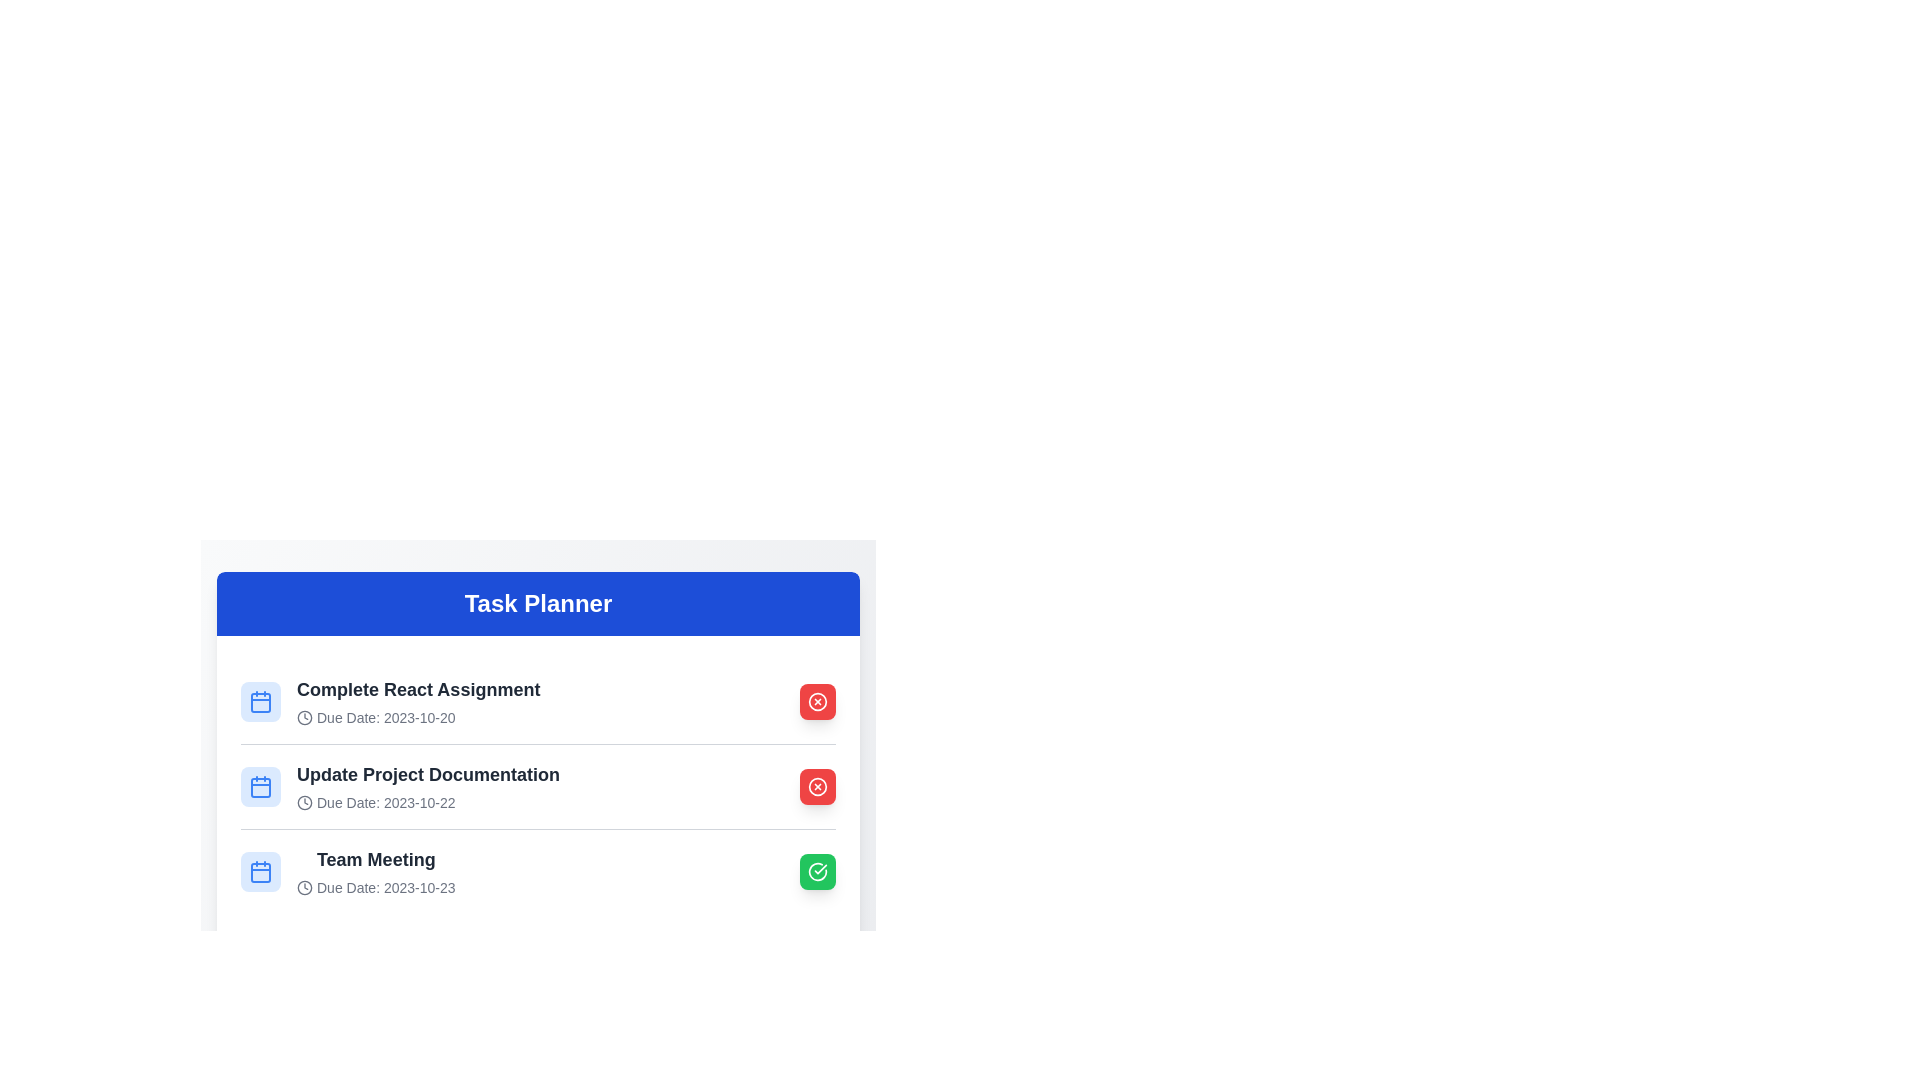 The width and height of the screenshot is (1920, 1080). Describe the element at coordinates (304, 716) in the screenshot. I see `the first icon on the left side of the text displaying 'Due Date: 2023-10-20', which serves as a visual indicator of time or deadline-related information for the 'Complete React Assignment' entry in the 'Task Planner'` at that location.